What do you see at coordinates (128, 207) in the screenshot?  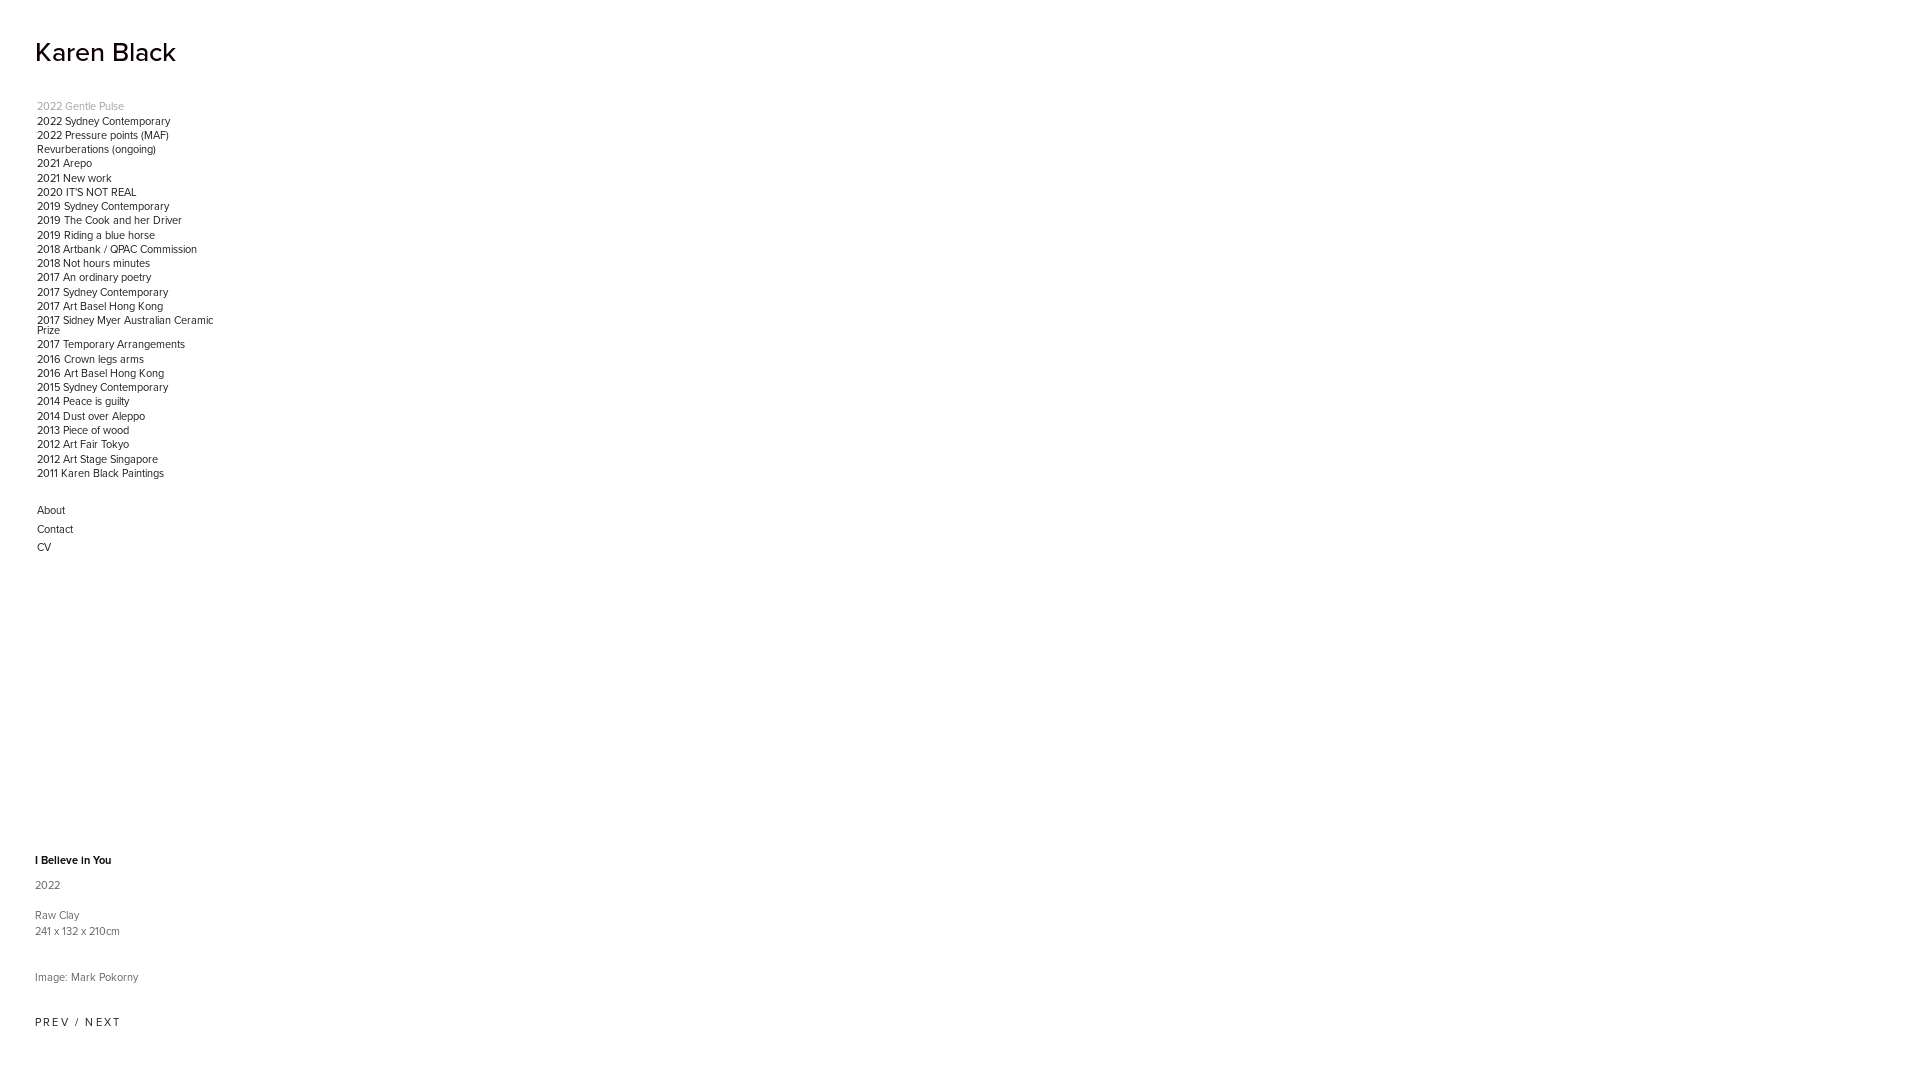 I see `'2019 Sydney Contemporary'` at bounding box center [128, 207].